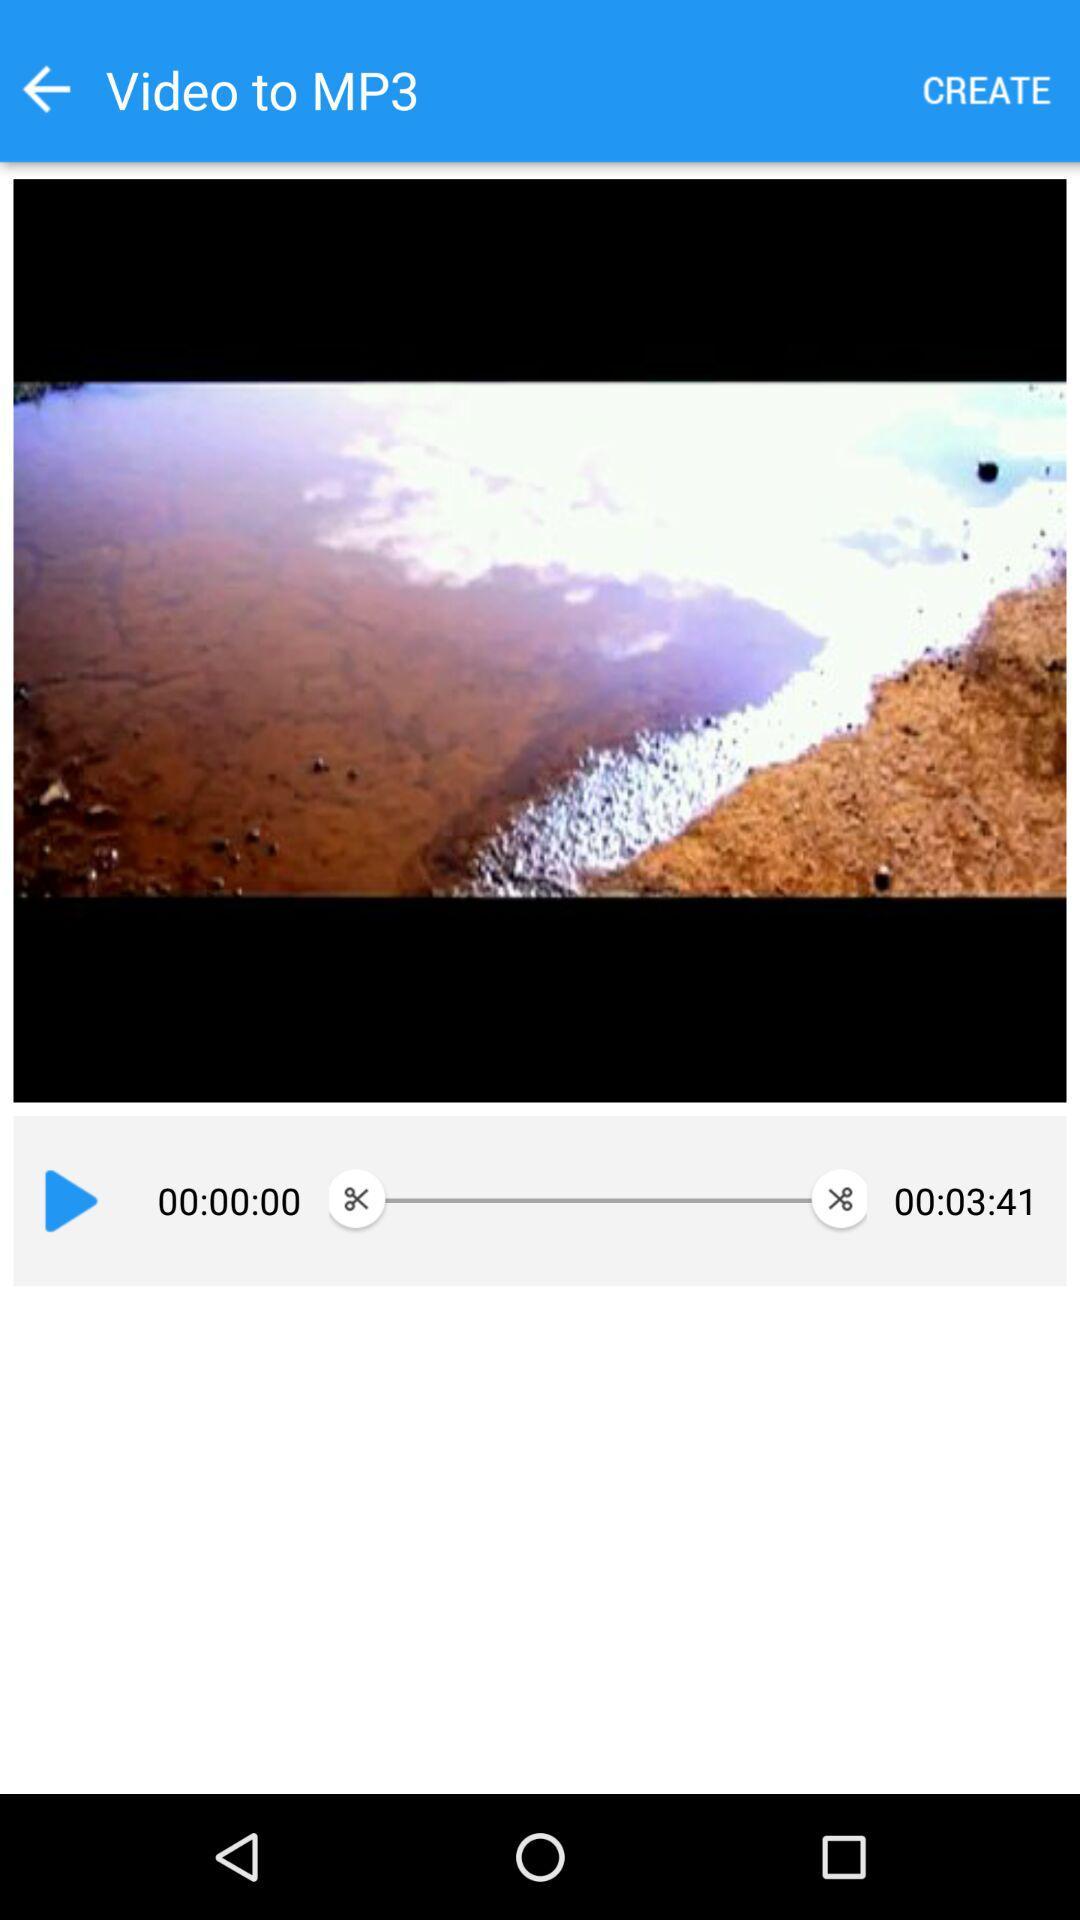 The height and width of the screenshot is (1920, 1080). Describe the element at coordinates (70, 1200) in the screenshot. I see `item to the left of 00:00:00 item` at that location.